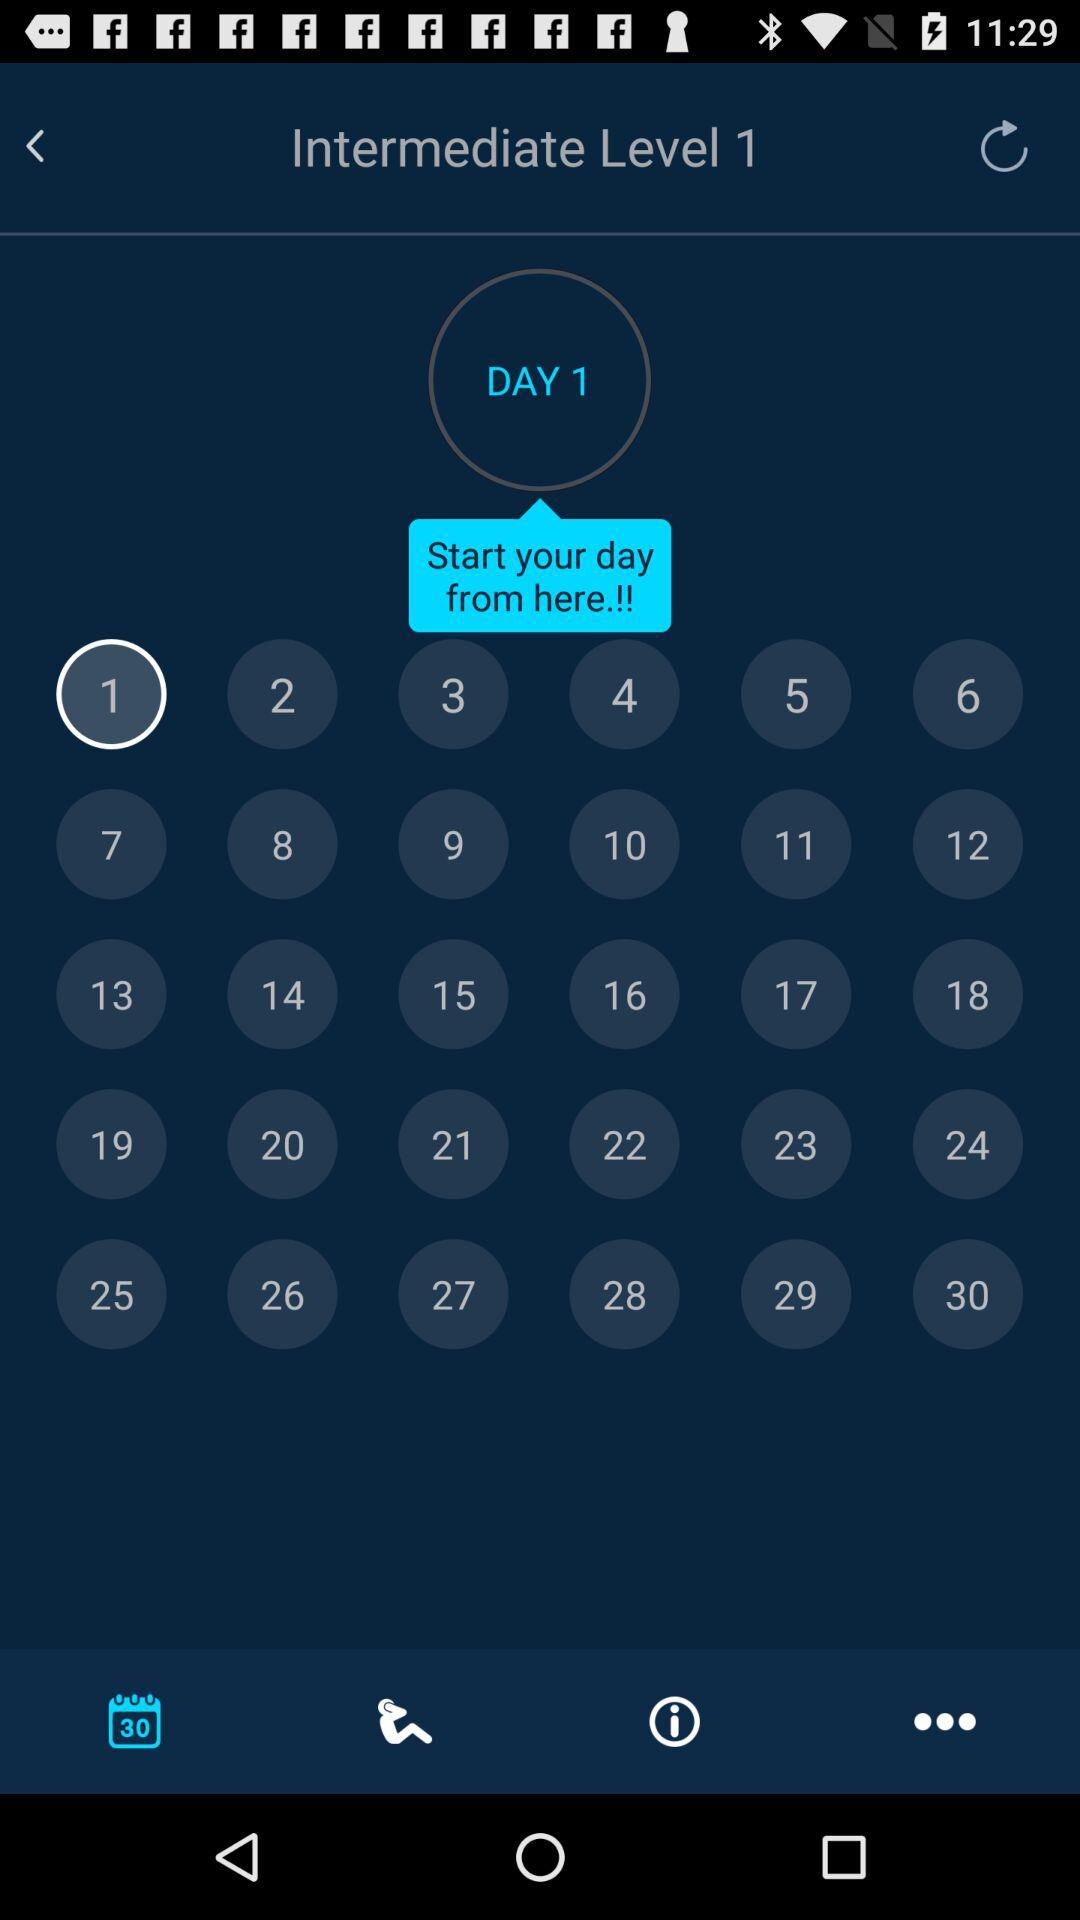 This screenshot has width=1080, height=1920. What do you see at coordinates (966, 1144) in the screenshot?
I see `day 24` at bounding box center [966, 1144].